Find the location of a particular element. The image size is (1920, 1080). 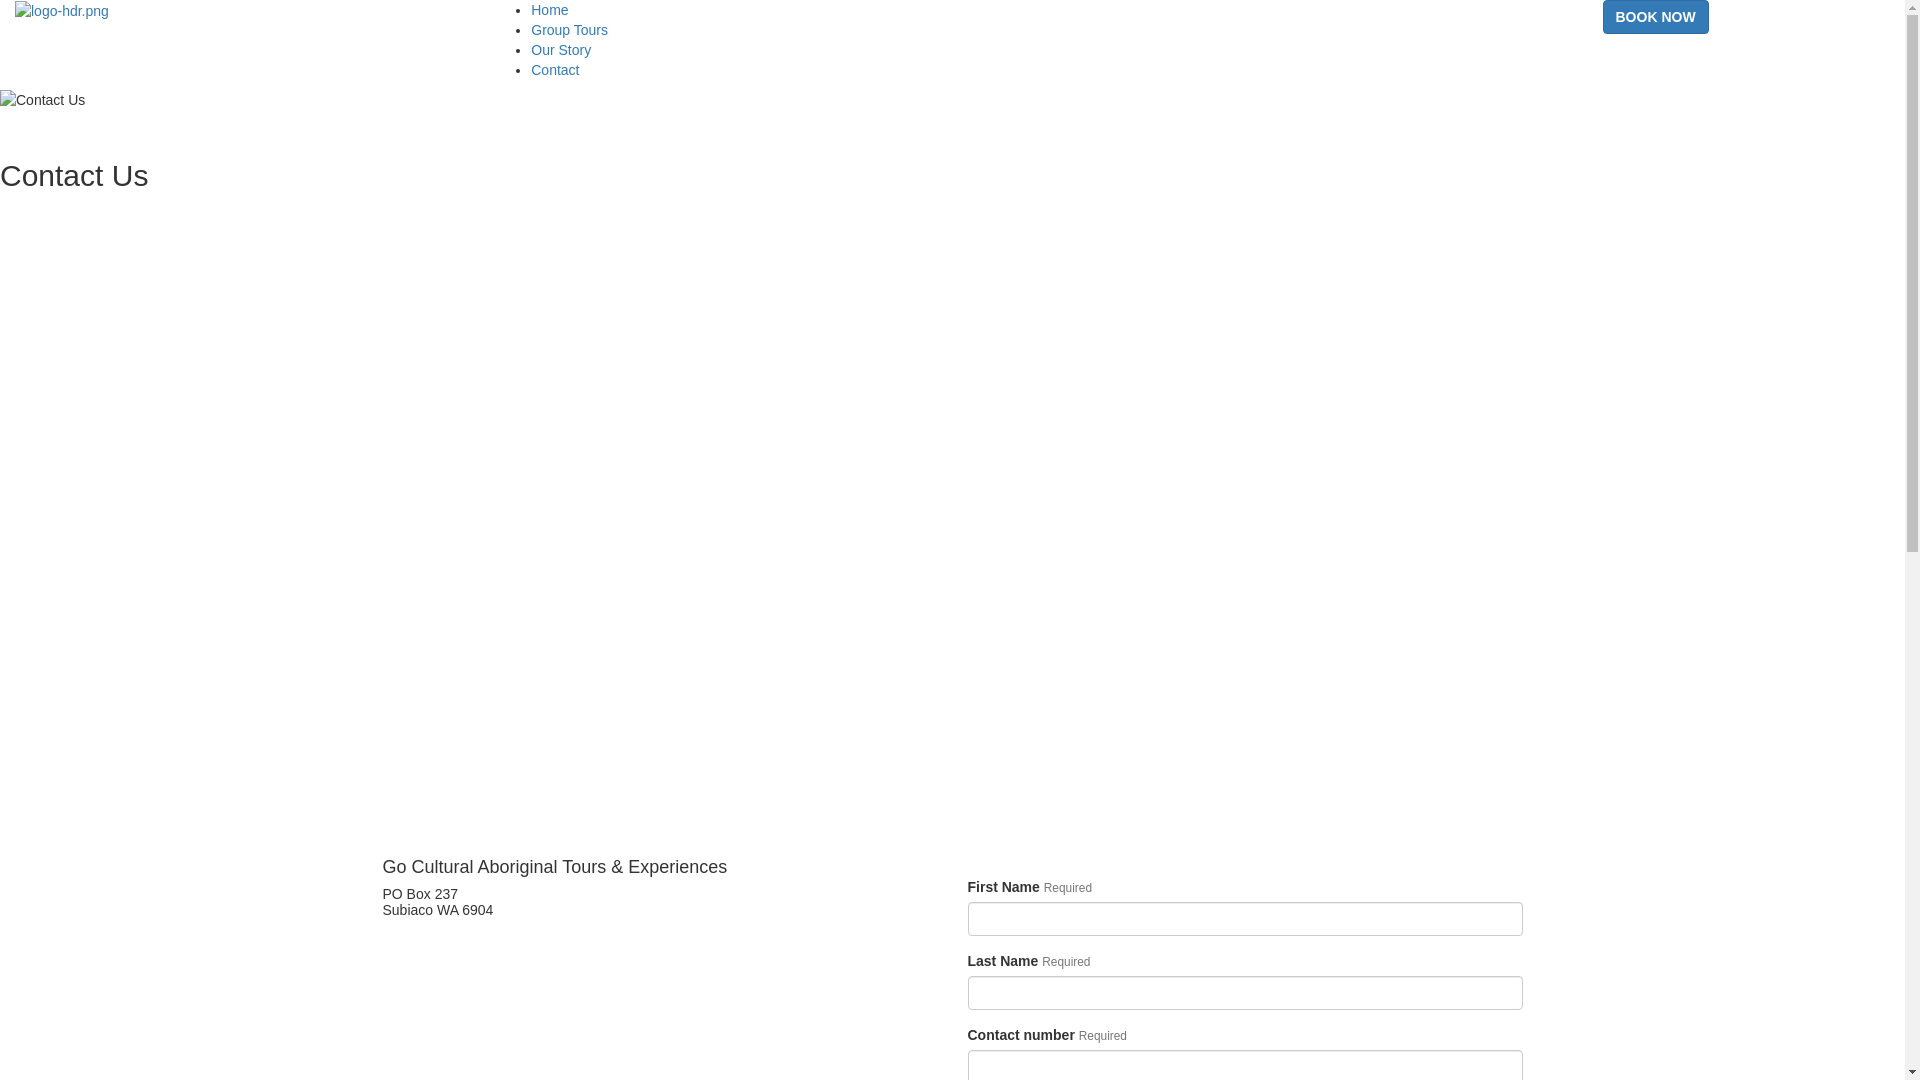

'Contact' is located at coordinates (555, 68).